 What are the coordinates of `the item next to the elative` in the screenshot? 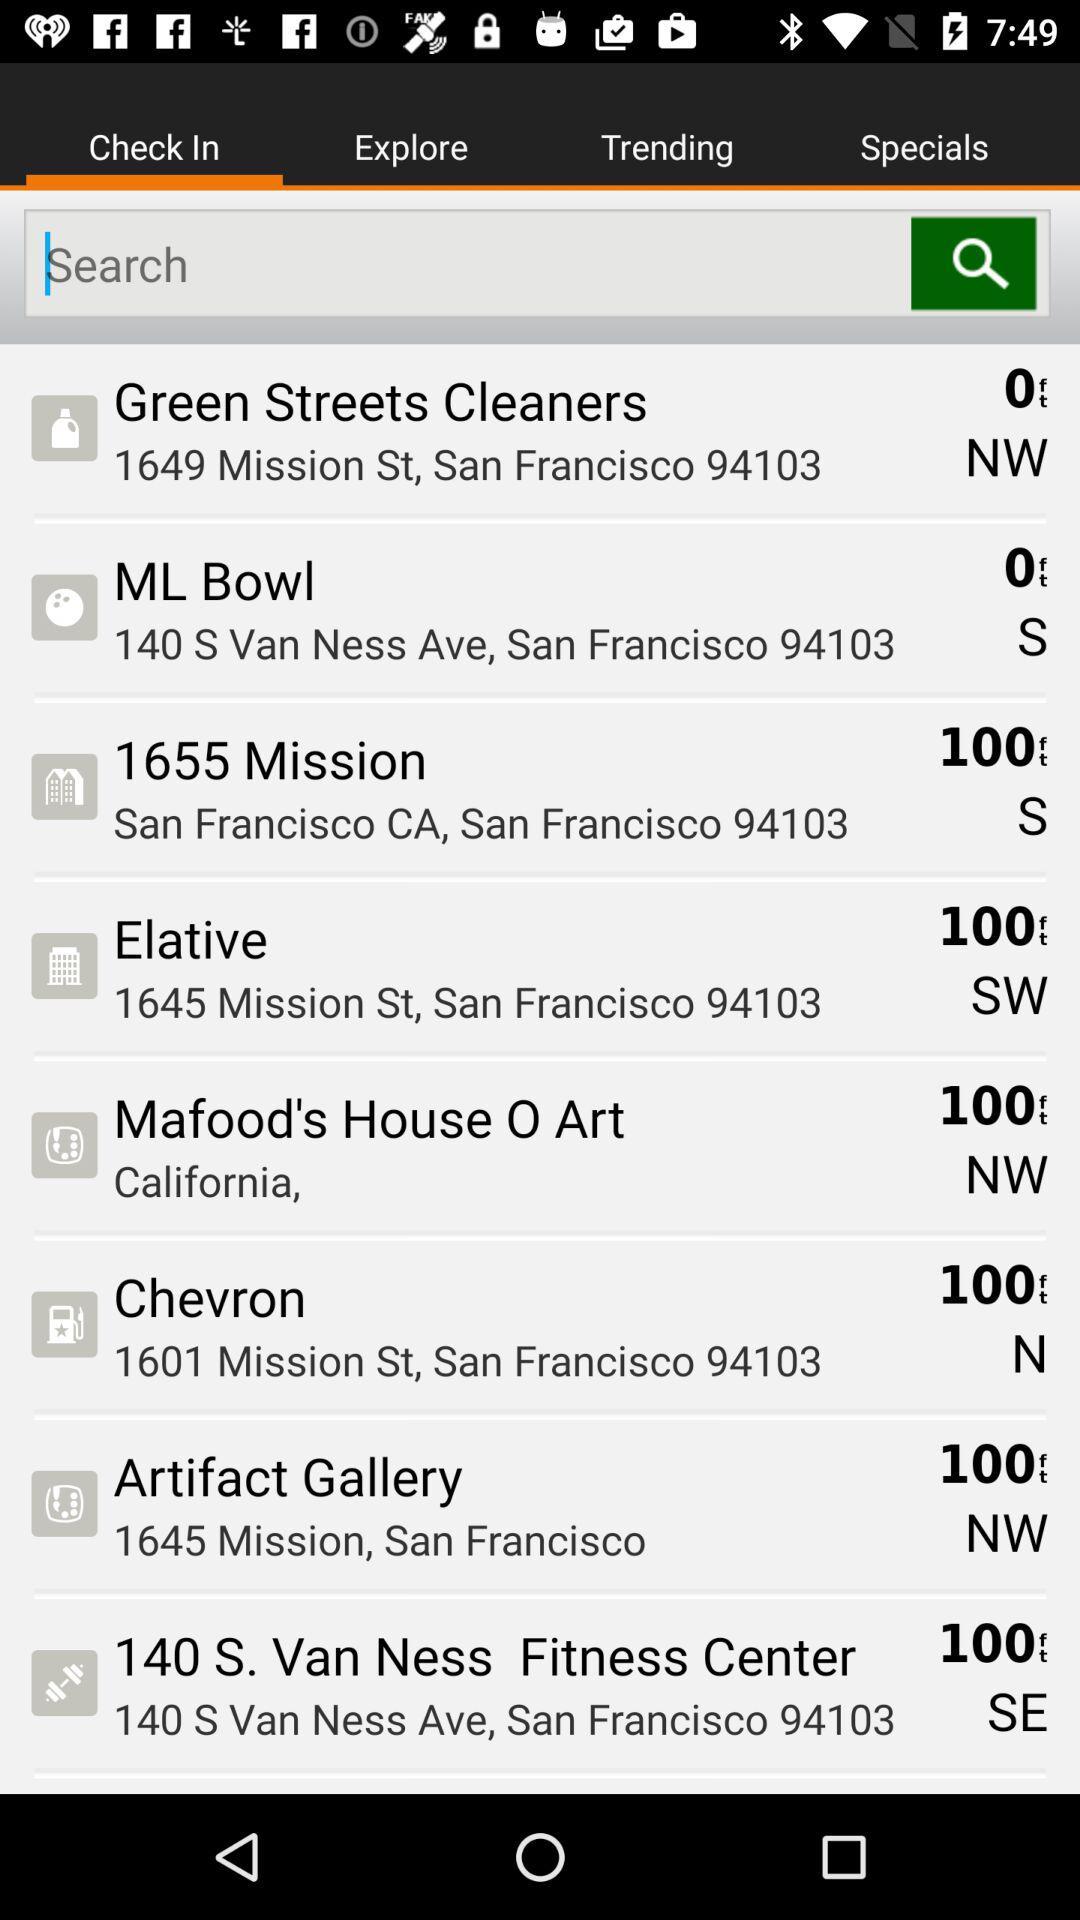 It's located at (1009, 993).